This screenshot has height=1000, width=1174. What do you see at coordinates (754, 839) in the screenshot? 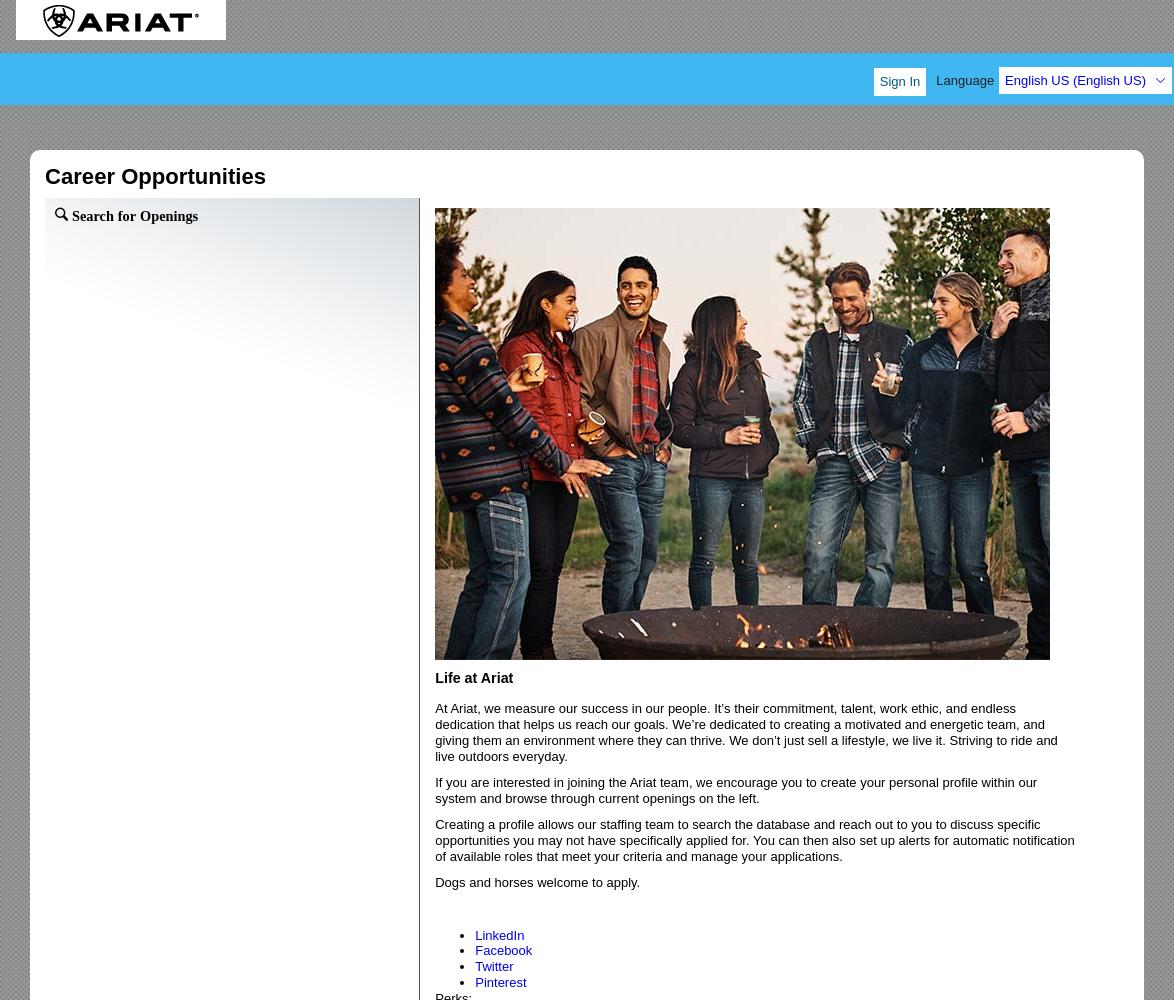
I see `'Creating a profile allows our staffing team to search the database and reach out to you to discuss specific opportunities you may not have specifically applied for. You can then also set up alerts for automatic notification of available roles that meet your criteria and manage your applications.'` at bounding box center [754, 839].